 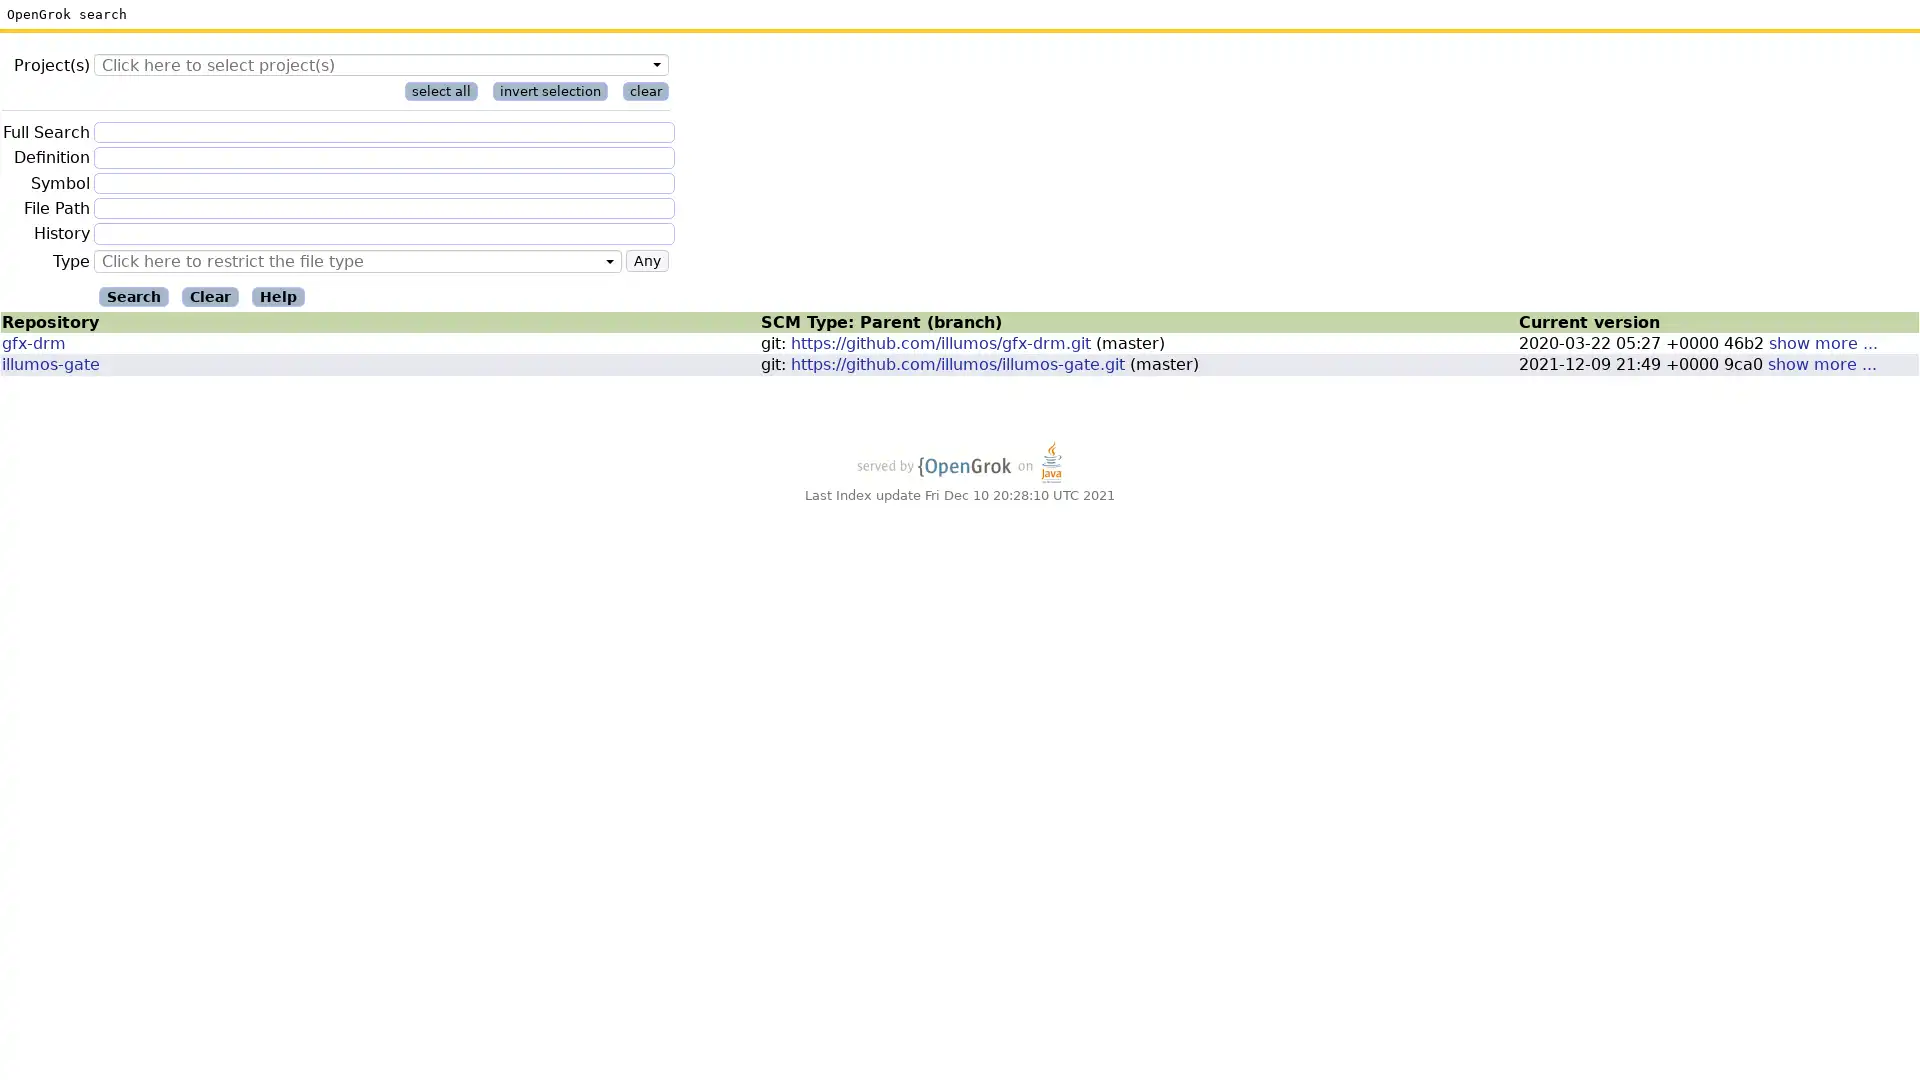 What do you see at coordinates (550, 91) in the screenshot?
I see `invert selection` at bounding box center [550, 91].